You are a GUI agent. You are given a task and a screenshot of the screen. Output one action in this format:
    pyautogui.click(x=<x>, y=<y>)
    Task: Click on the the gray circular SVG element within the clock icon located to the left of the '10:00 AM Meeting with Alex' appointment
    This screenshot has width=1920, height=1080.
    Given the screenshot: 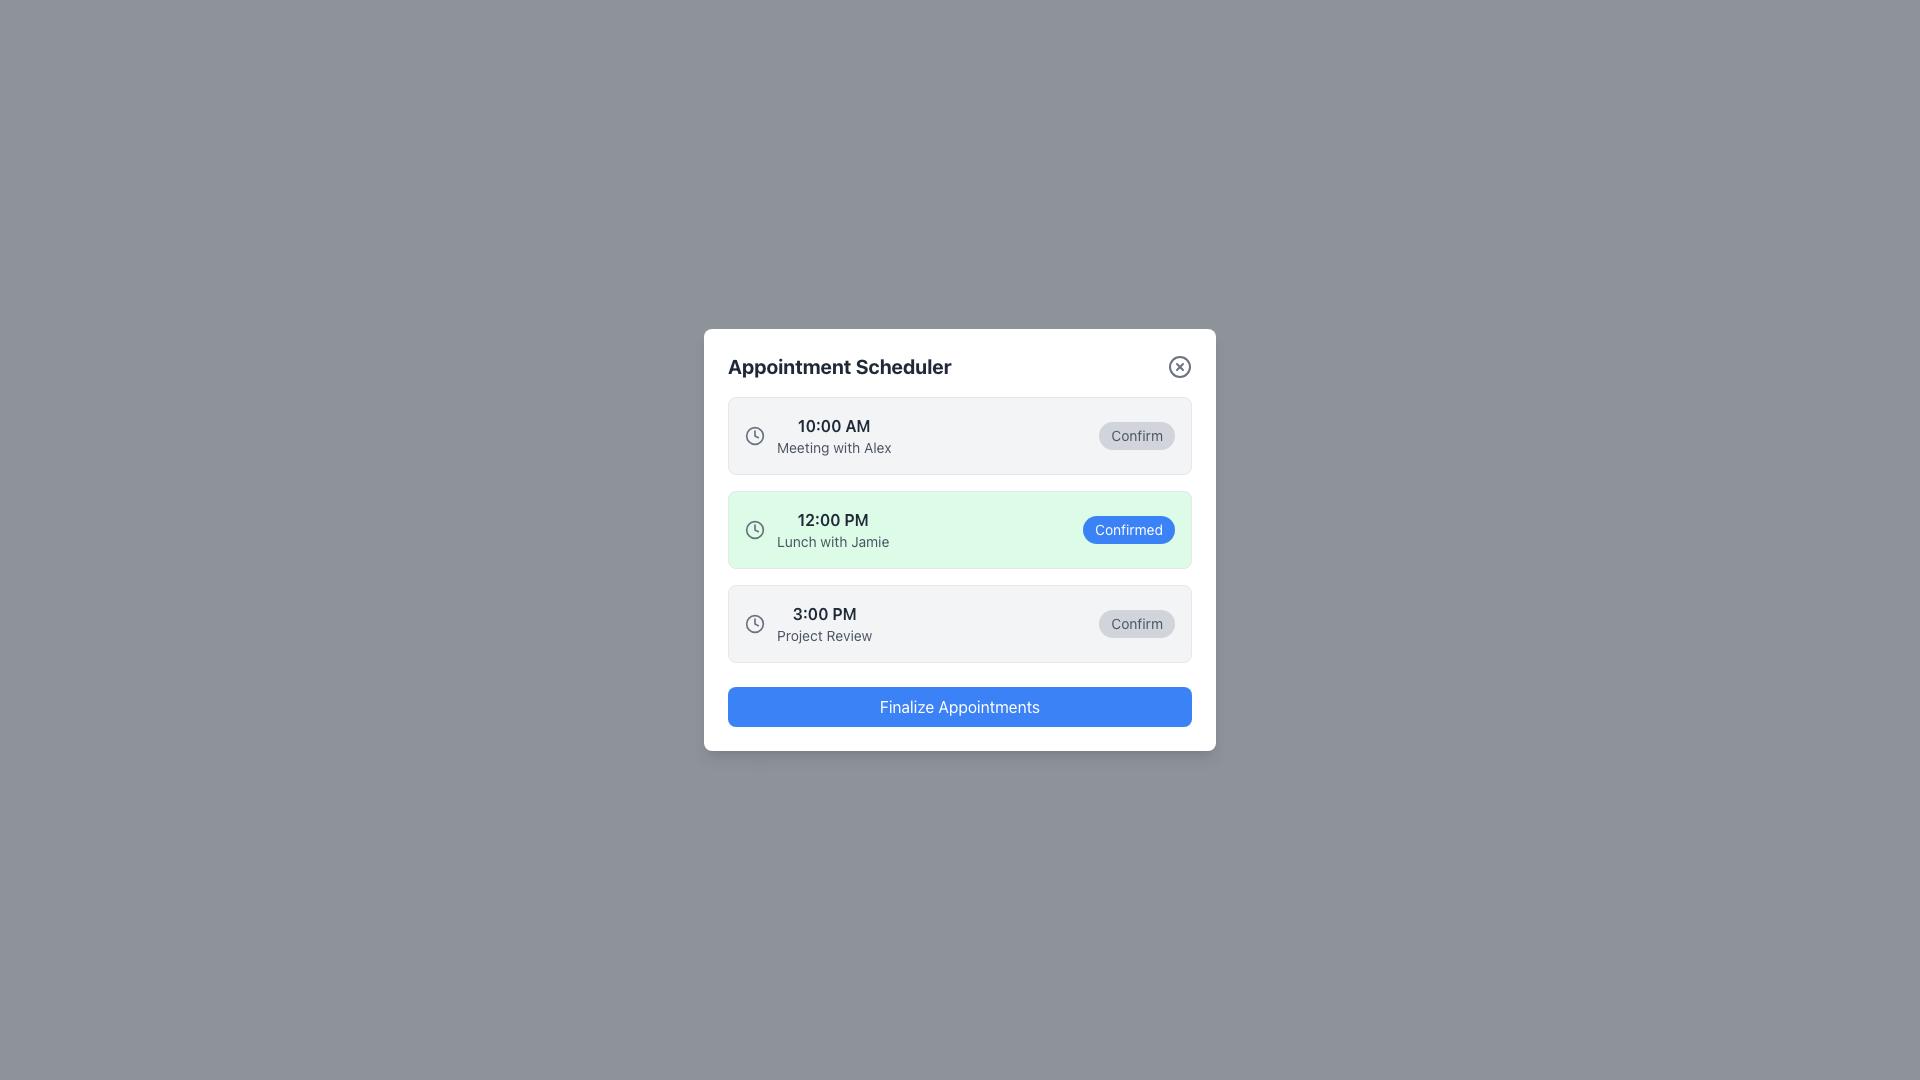 What is the action you would take?
    pyautogui.click(x=753, y=623)
    